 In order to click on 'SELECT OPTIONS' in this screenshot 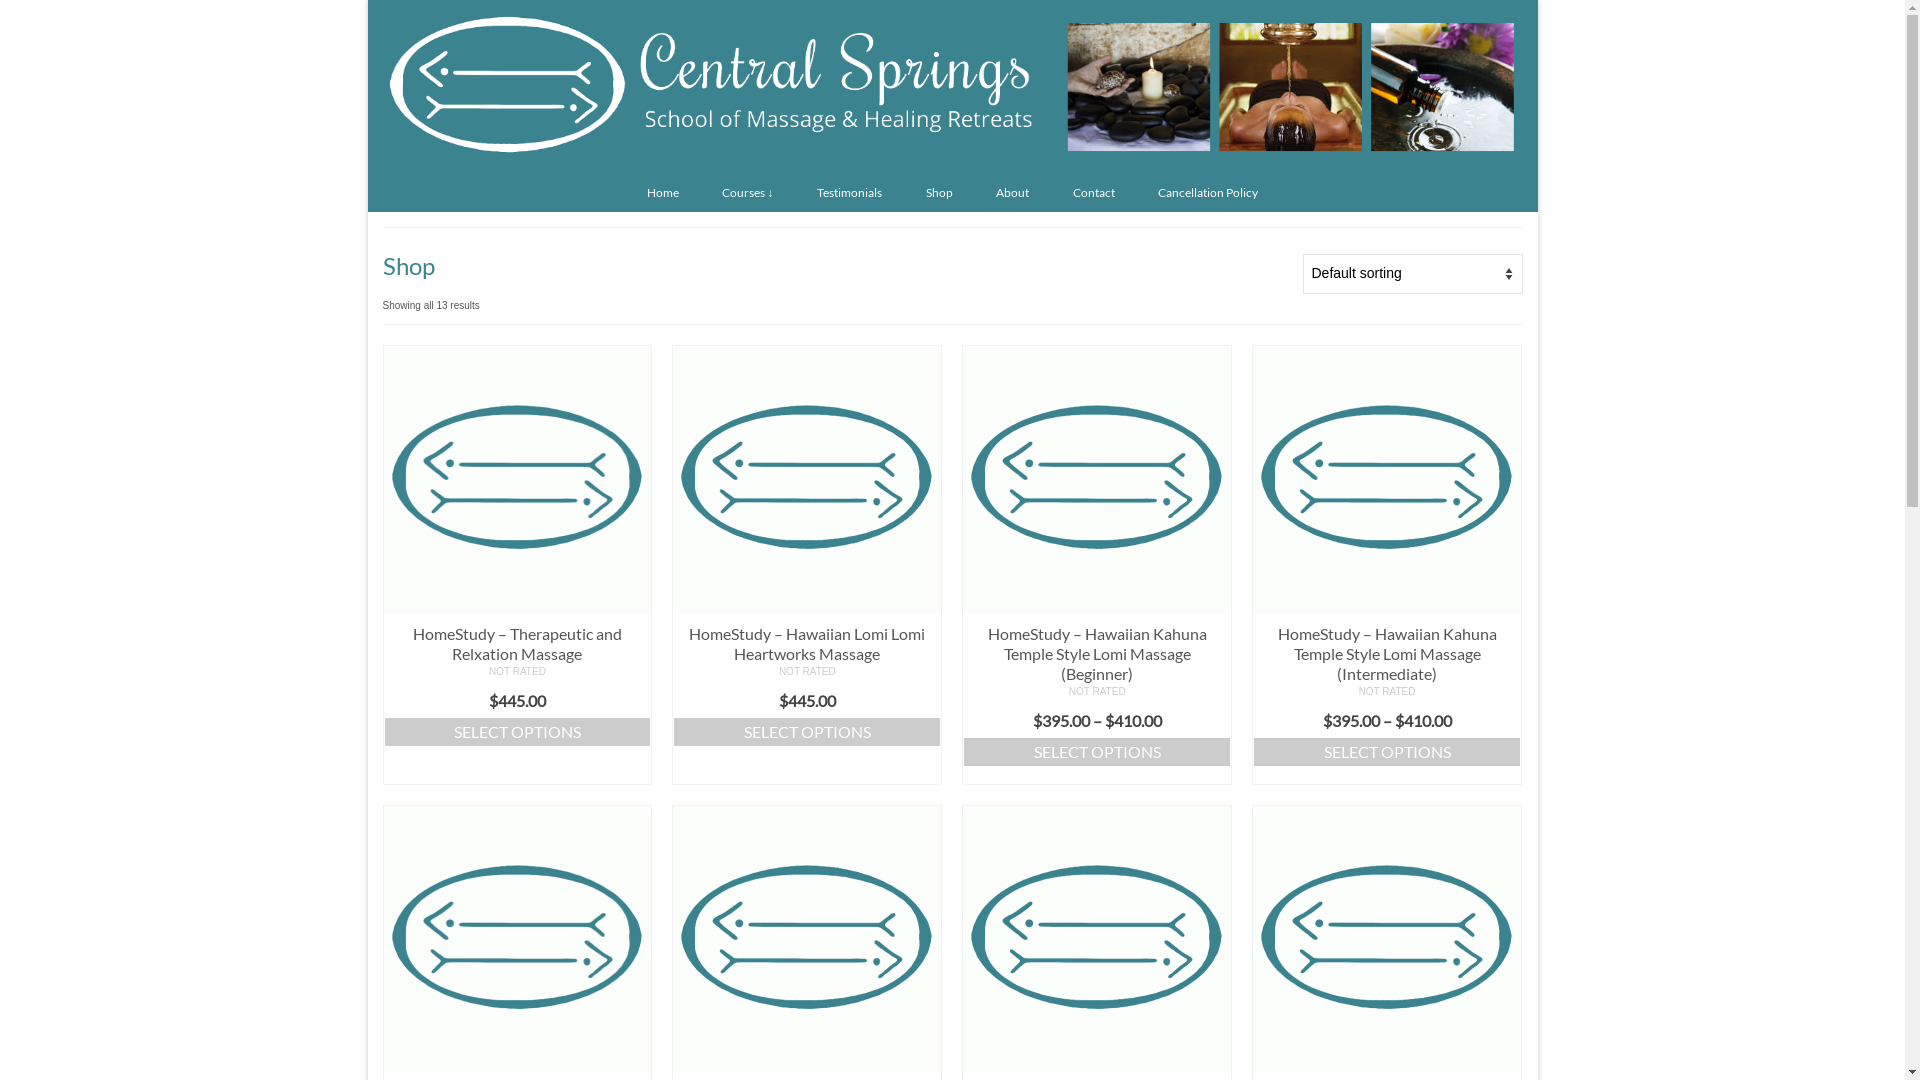, I will do `click(1386, 752)`.